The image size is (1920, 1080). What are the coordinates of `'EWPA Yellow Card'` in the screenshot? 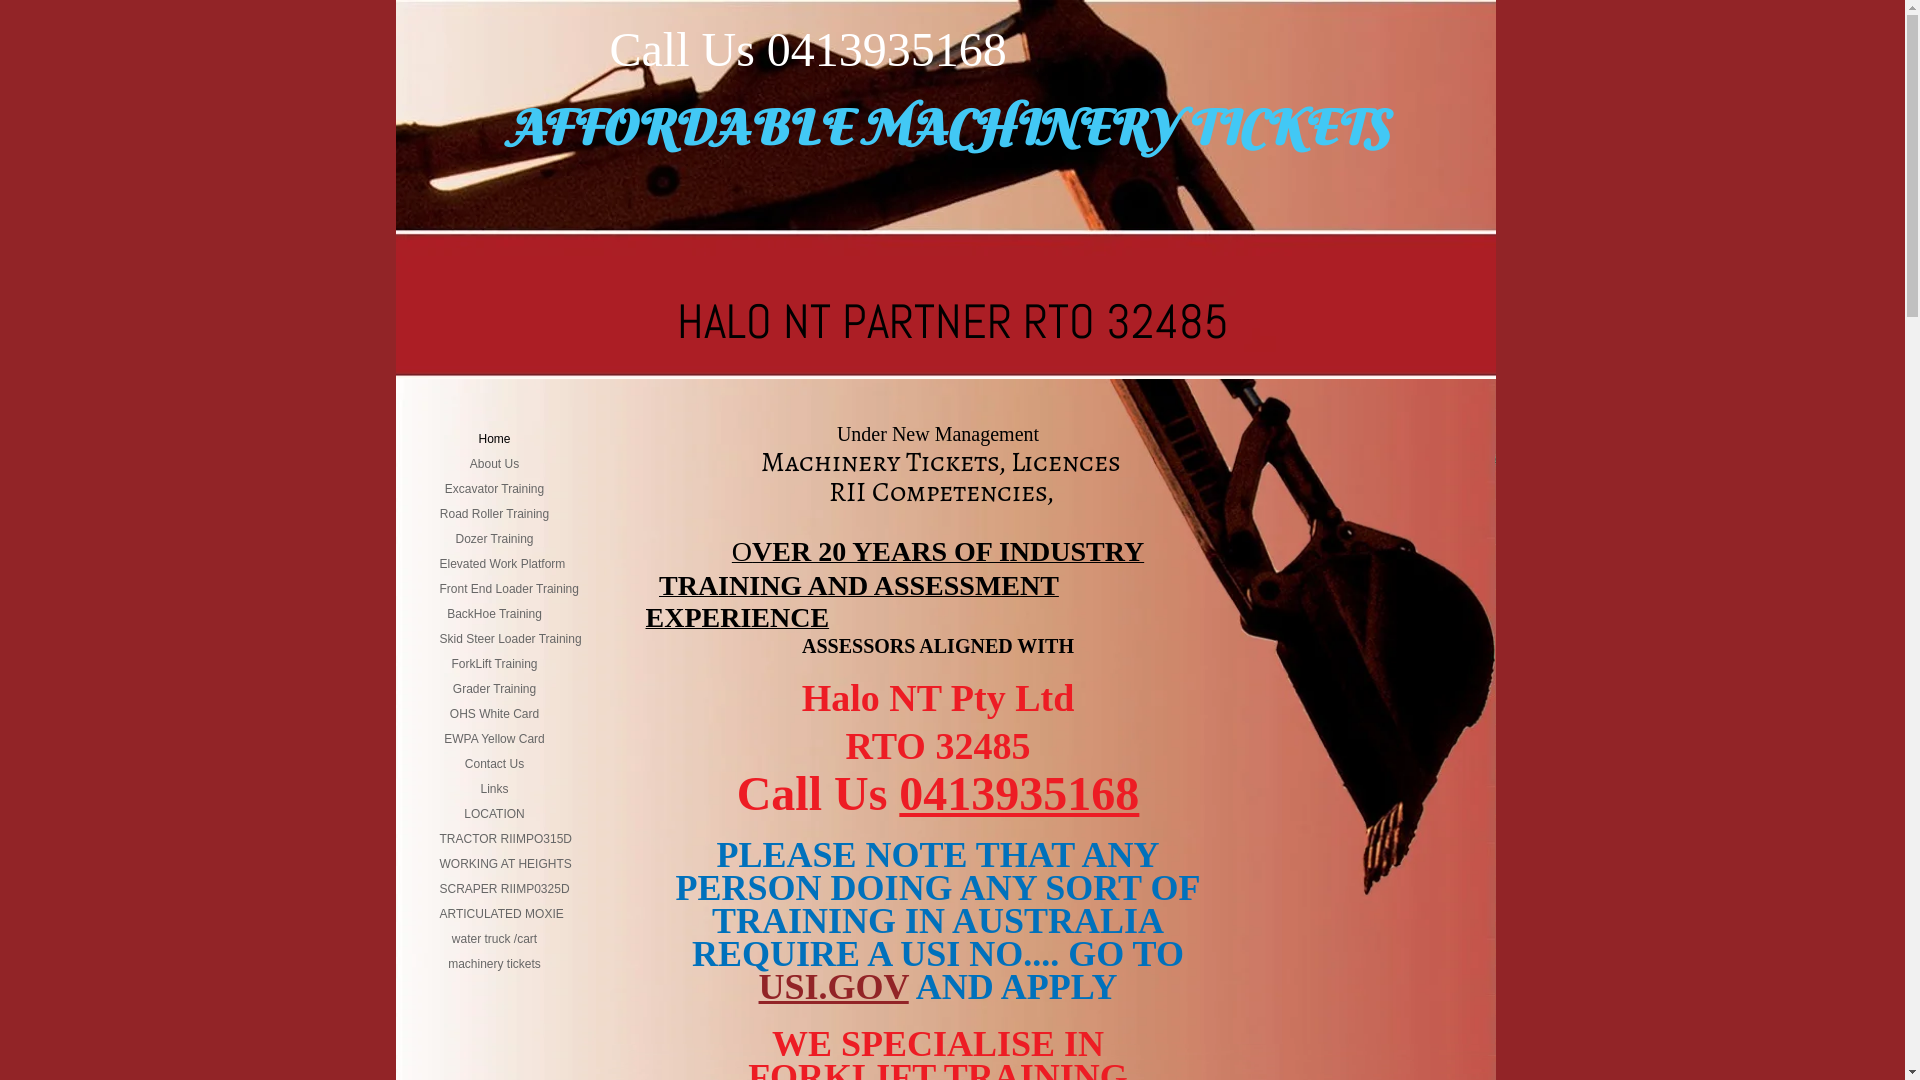 It's located at (494, 739).